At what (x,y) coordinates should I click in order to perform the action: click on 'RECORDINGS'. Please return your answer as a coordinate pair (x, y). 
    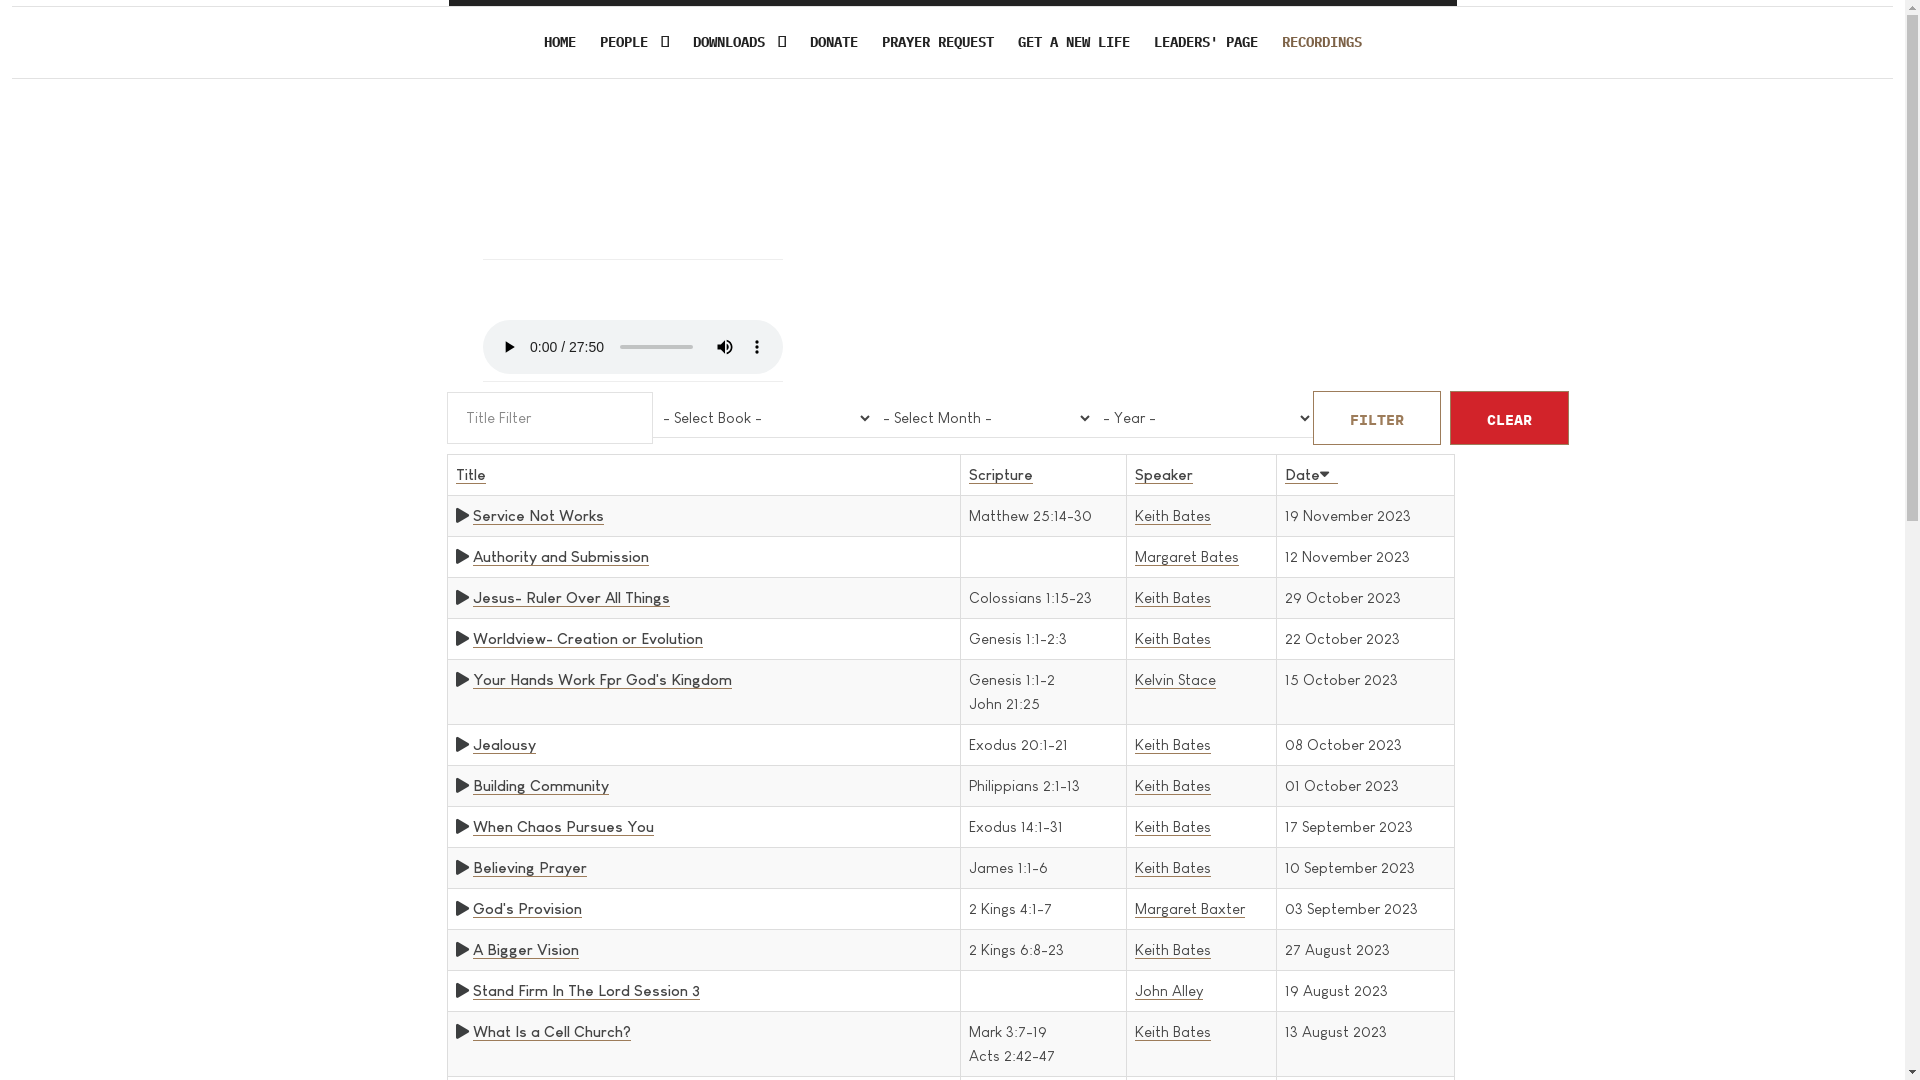
    Looking at the image, I should click on (1321, 42).